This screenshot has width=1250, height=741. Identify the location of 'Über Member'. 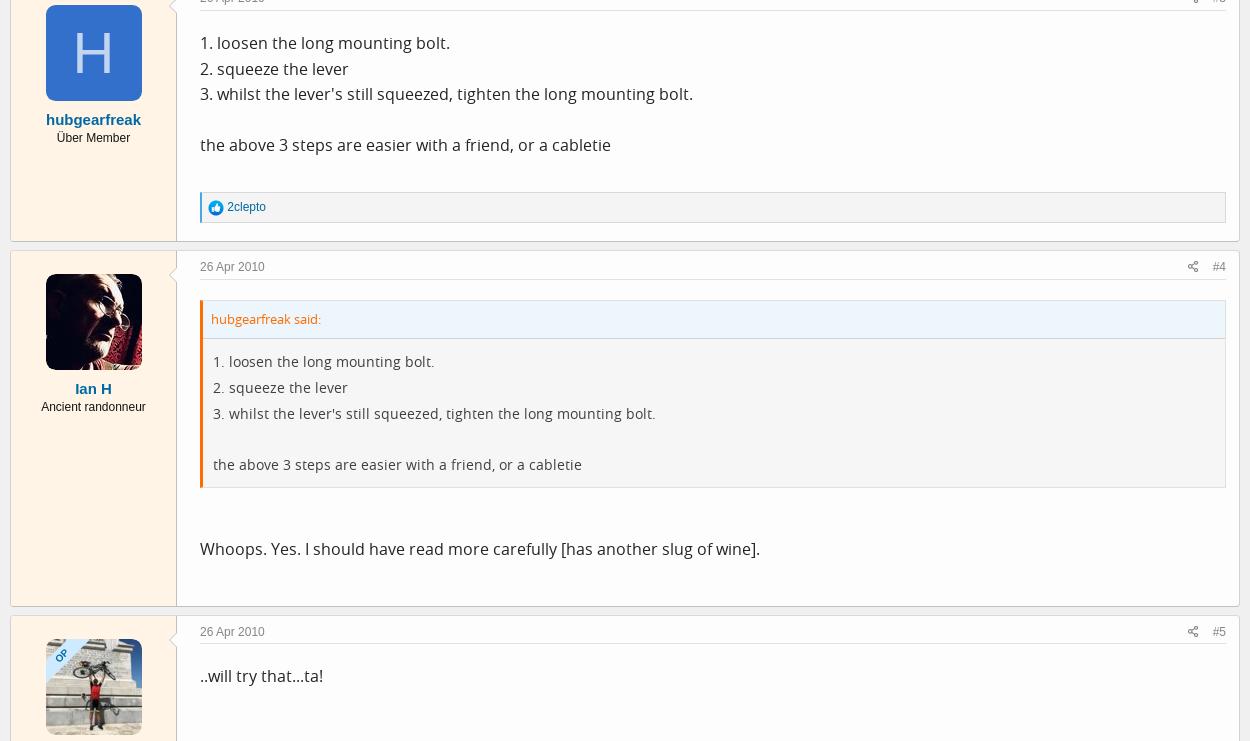
(91, 136).